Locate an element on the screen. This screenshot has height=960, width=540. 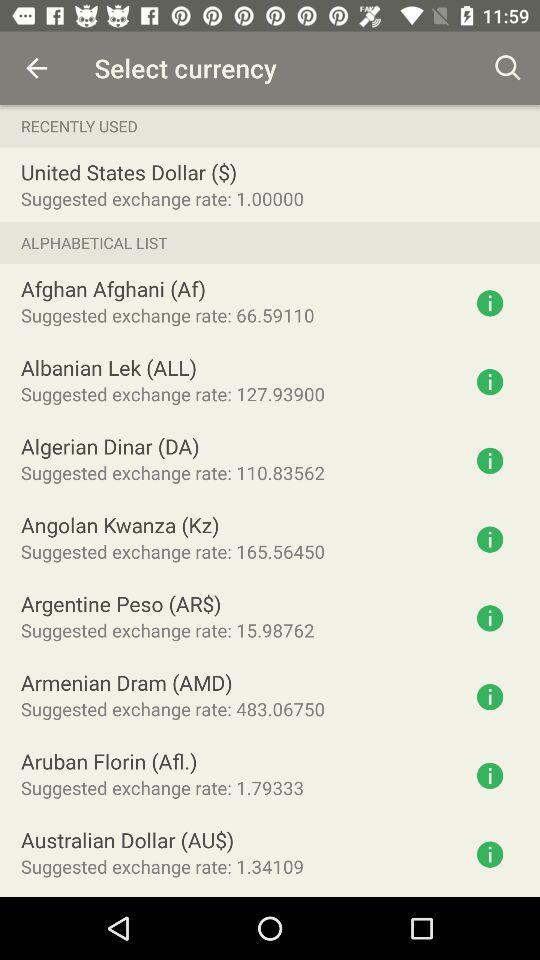
the icon above recently used is located at coordinates (508, 68).